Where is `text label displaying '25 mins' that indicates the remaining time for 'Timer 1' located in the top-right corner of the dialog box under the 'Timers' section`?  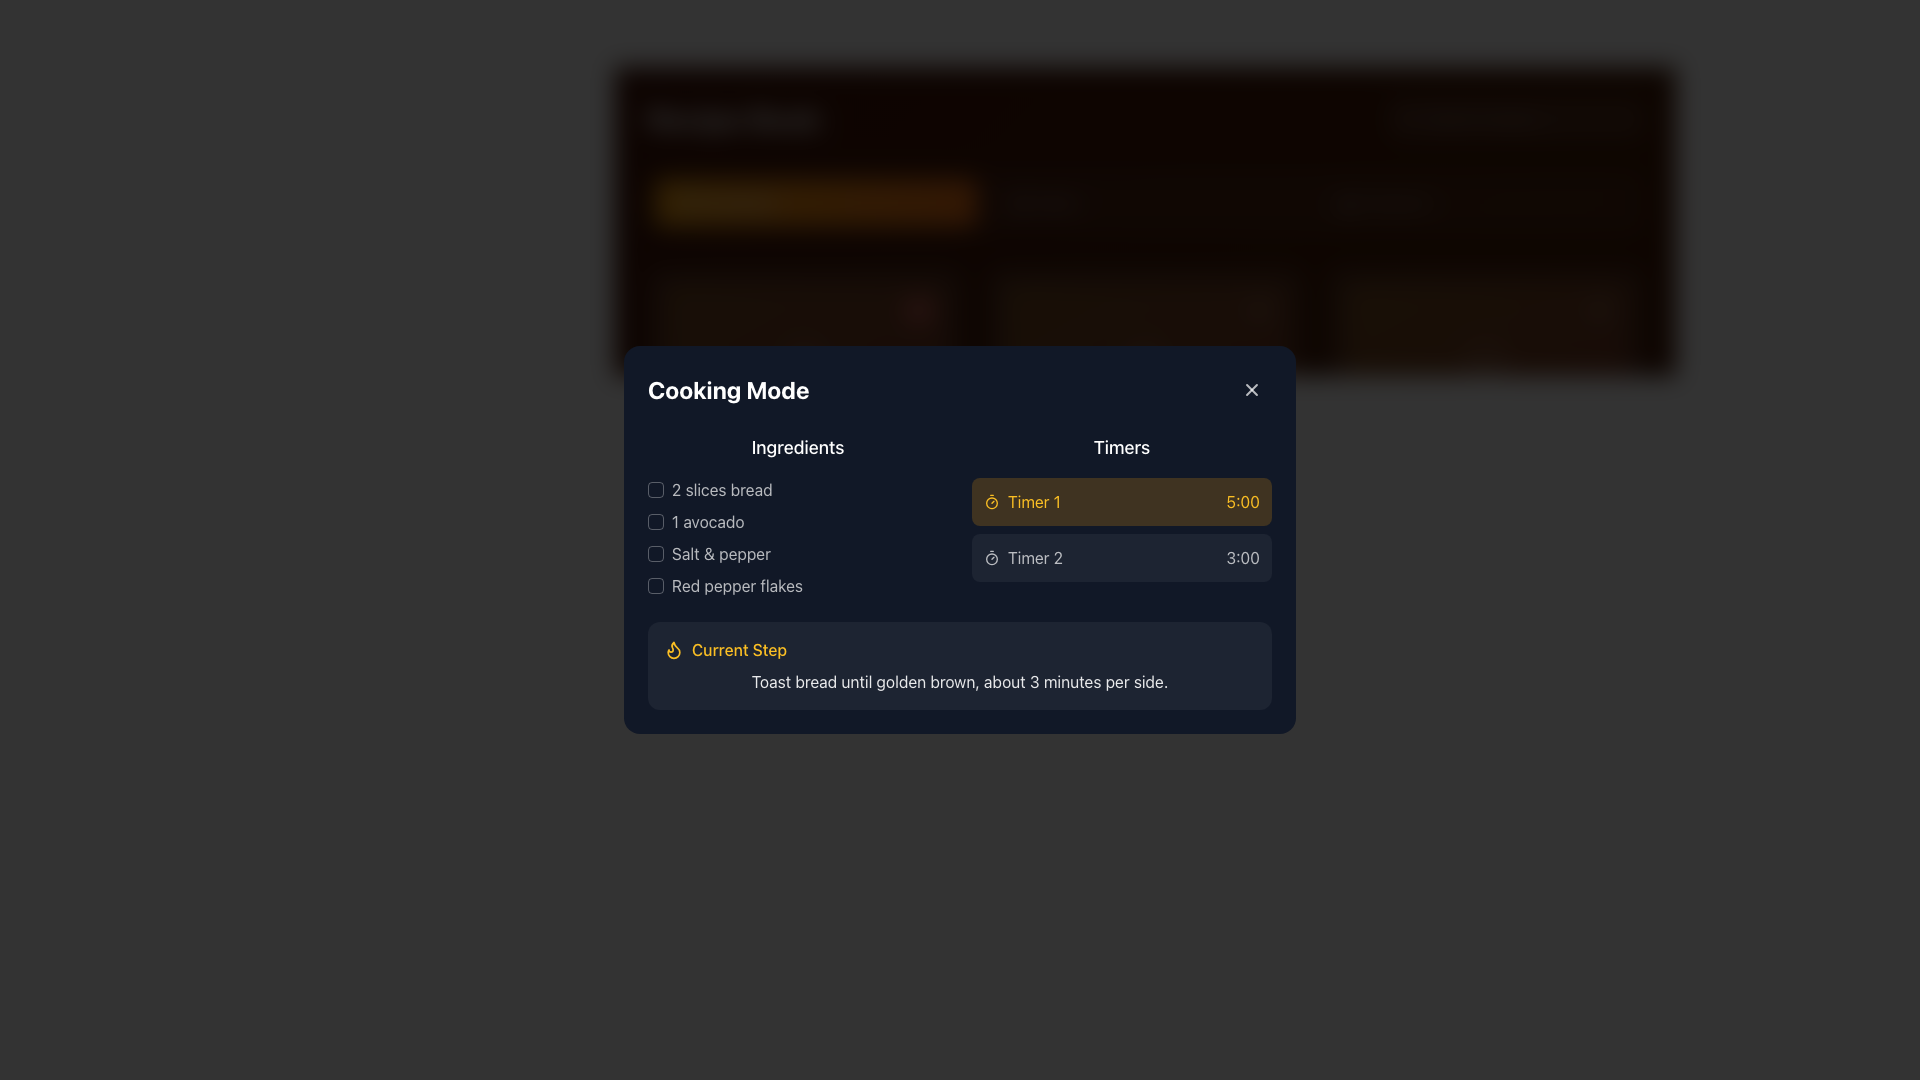 text label displaying '25 mins' that indicates the remaining time for 'Timer 1' located in the top-right corner of the dialog box under the 'Timers' section is located at coordinates (1047, 504).